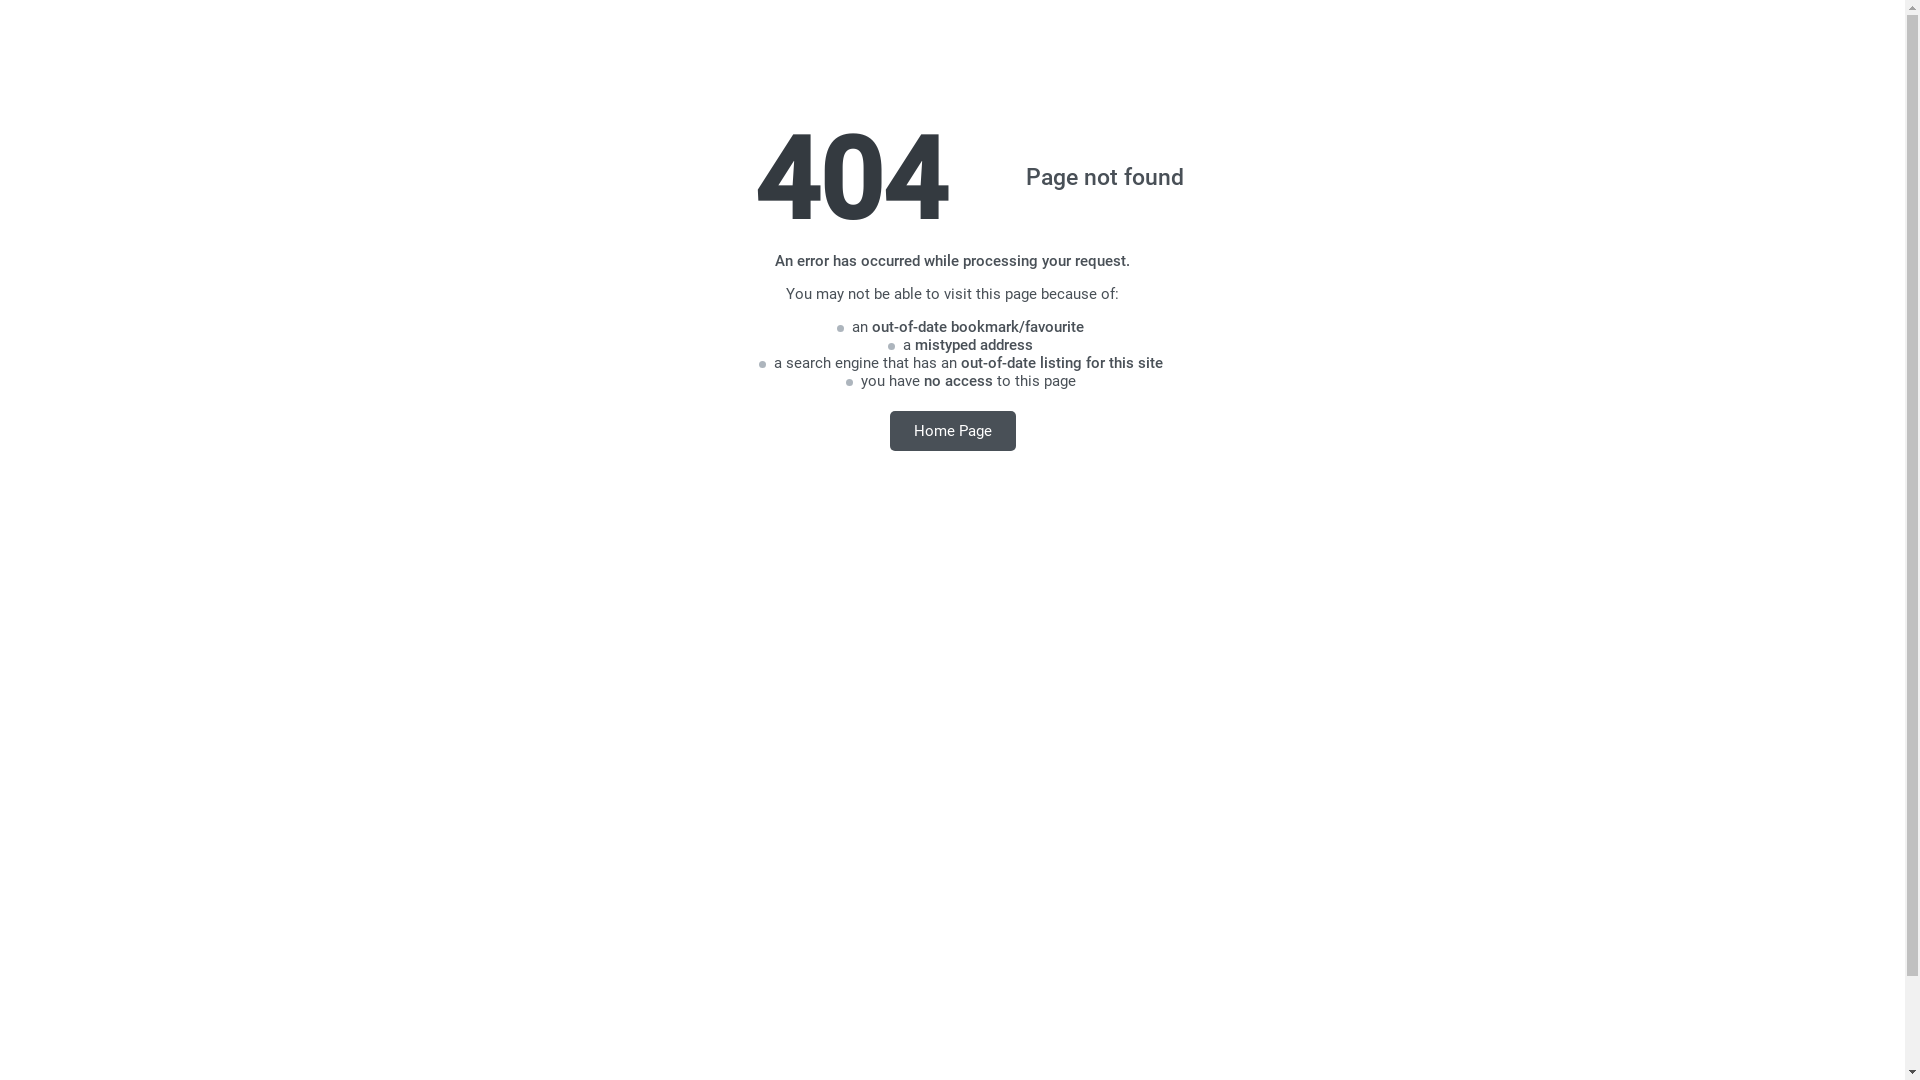 The height and width of the screenshot is (1080, 1920). Describe the element at coordinates (888, 429) in the screenshot. I see `'Home Page'` at that location.